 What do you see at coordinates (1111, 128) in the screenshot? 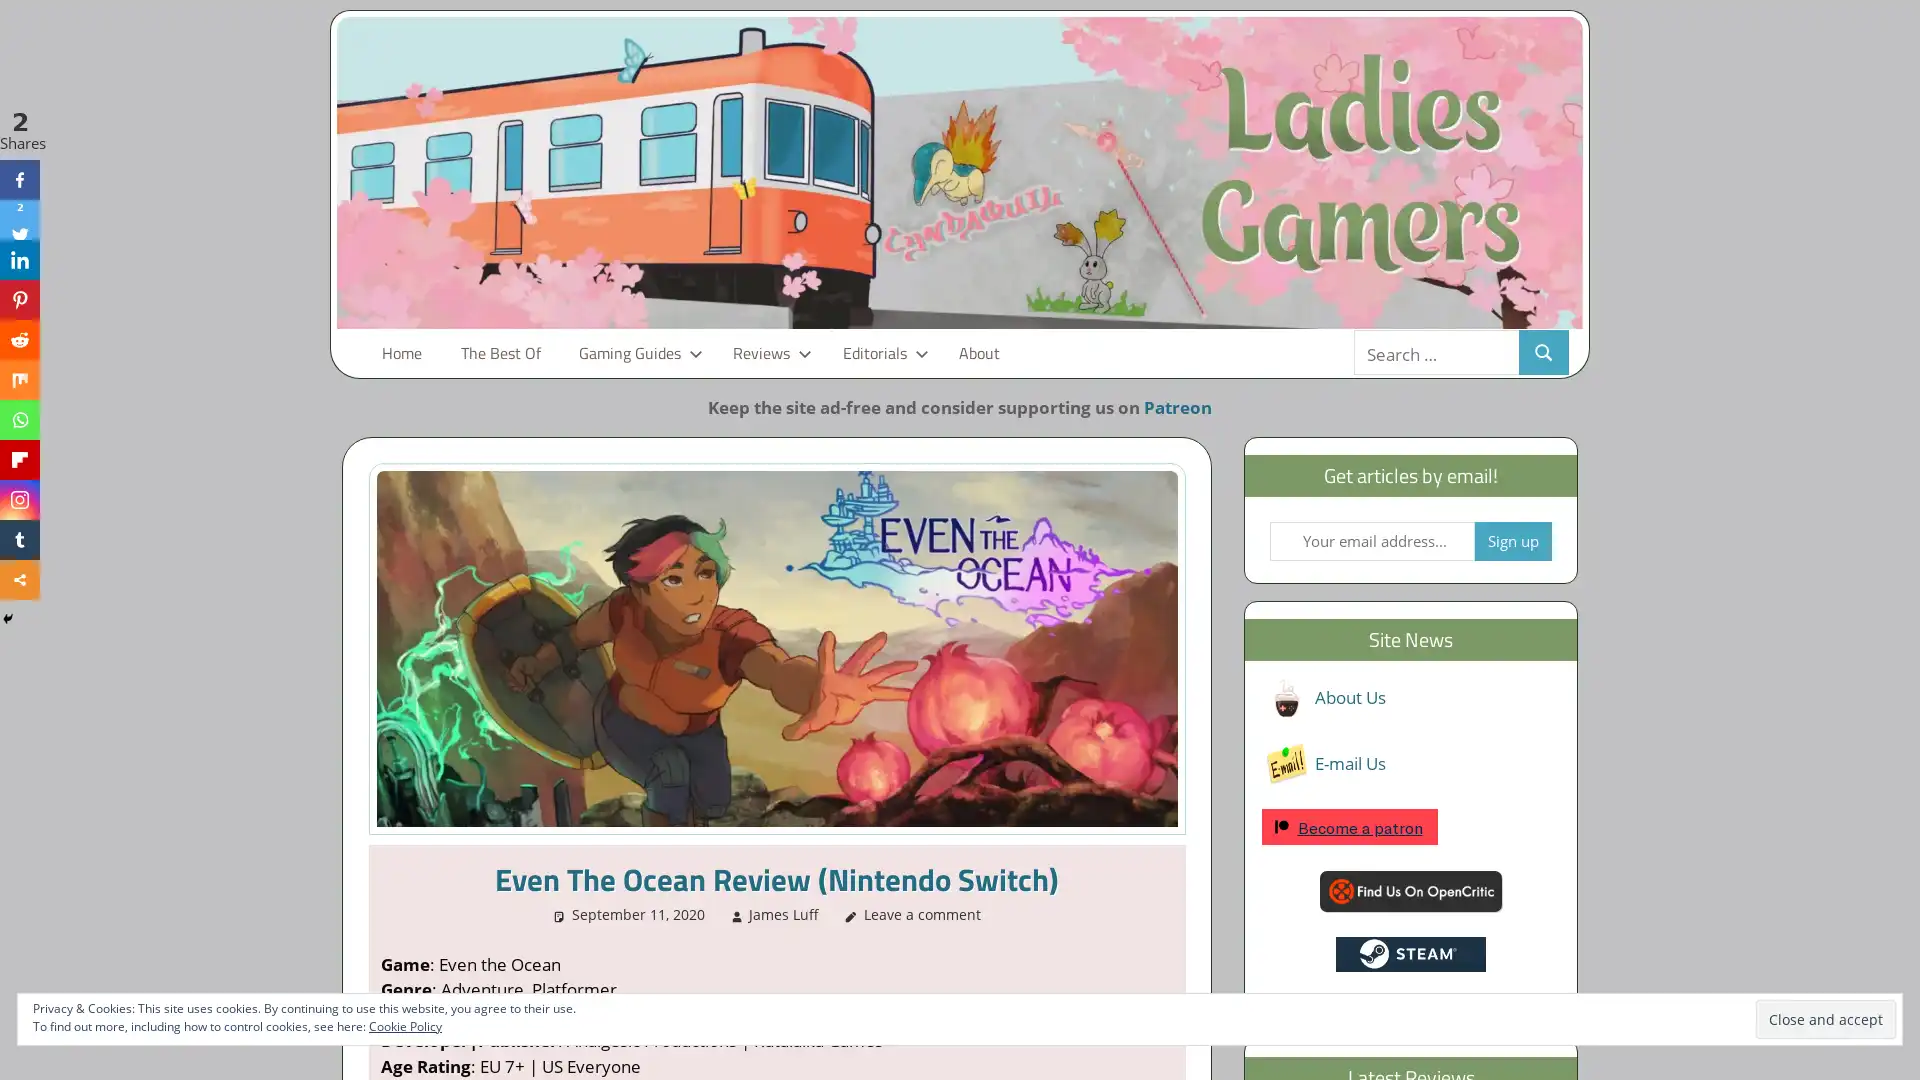
I see `Yes please!` at bounding box center [1111, 128].